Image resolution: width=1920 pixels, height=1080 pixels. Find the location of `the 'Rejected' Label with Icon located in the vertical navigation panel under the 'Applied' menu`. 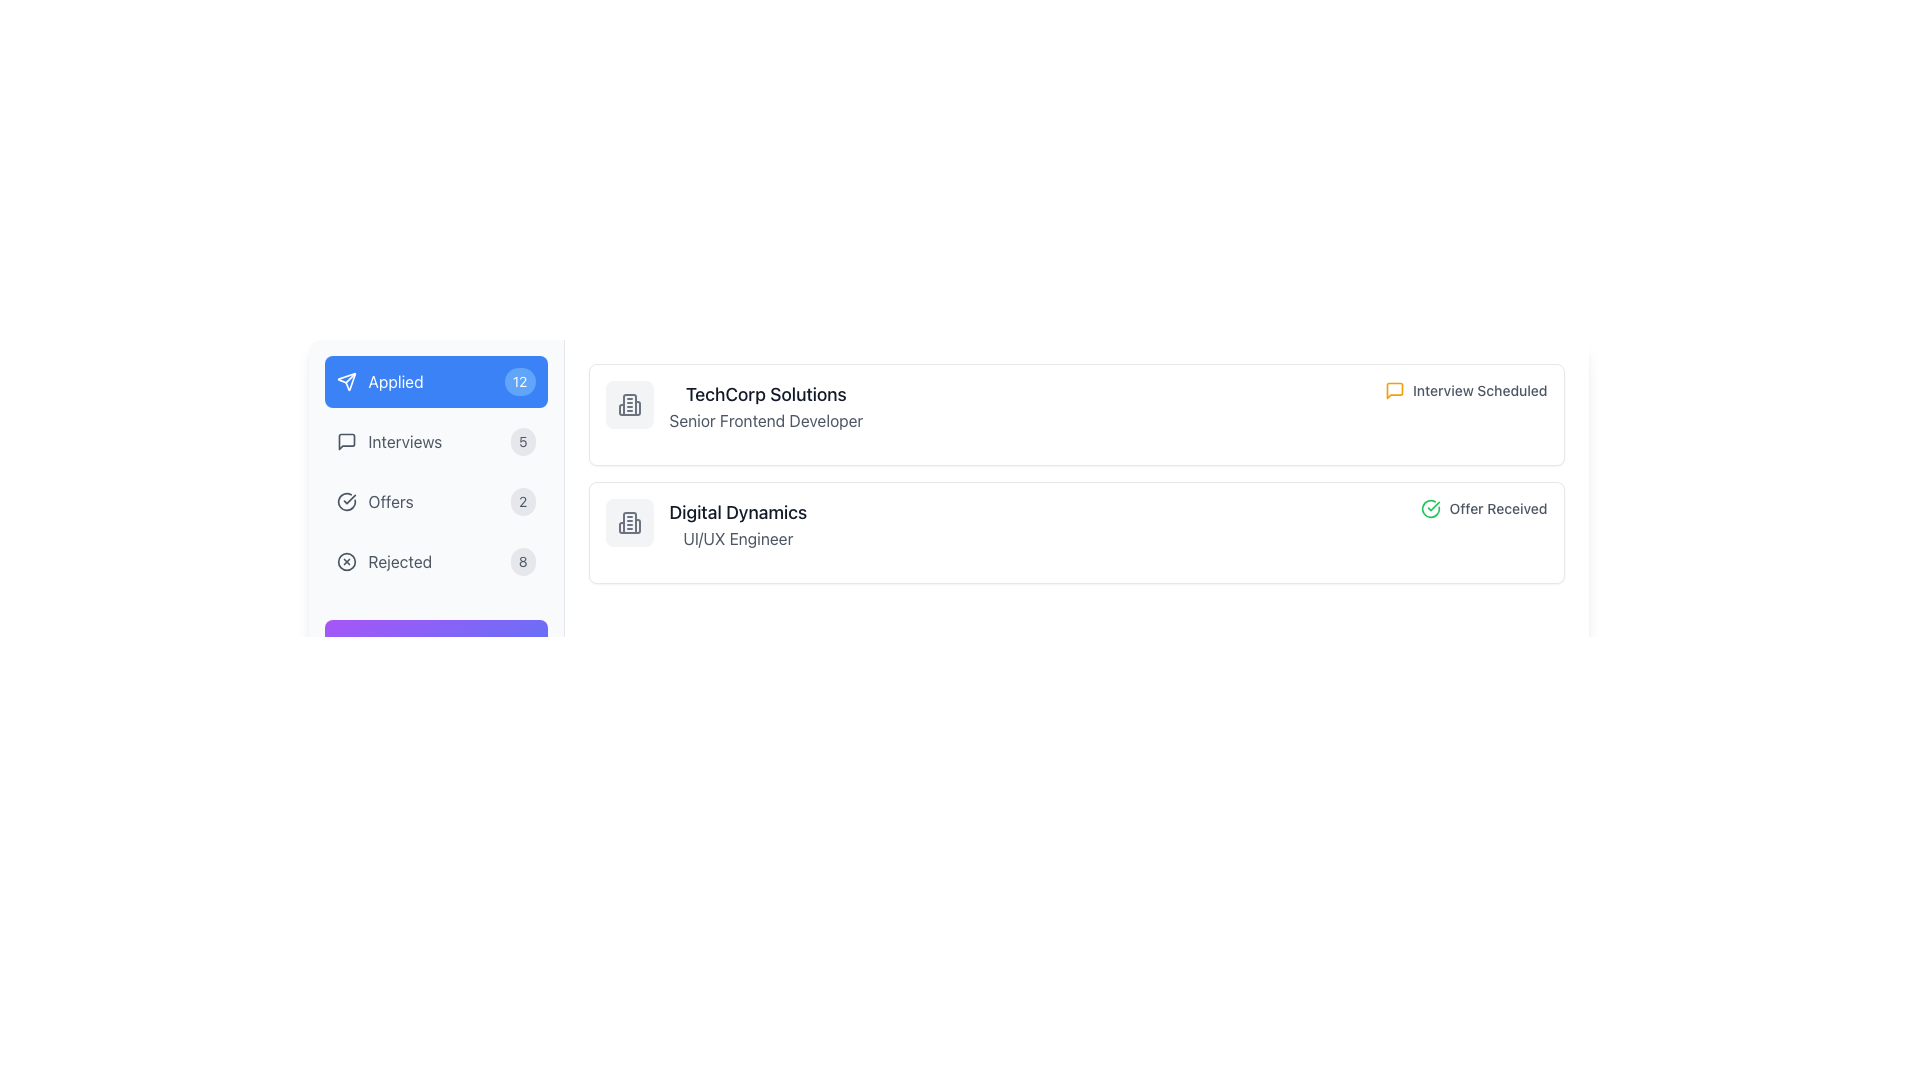

the 'Rejected' Label with Icon located in the vertical navigation panel under the 'Applied' menu is located at coordinates (384, 562).